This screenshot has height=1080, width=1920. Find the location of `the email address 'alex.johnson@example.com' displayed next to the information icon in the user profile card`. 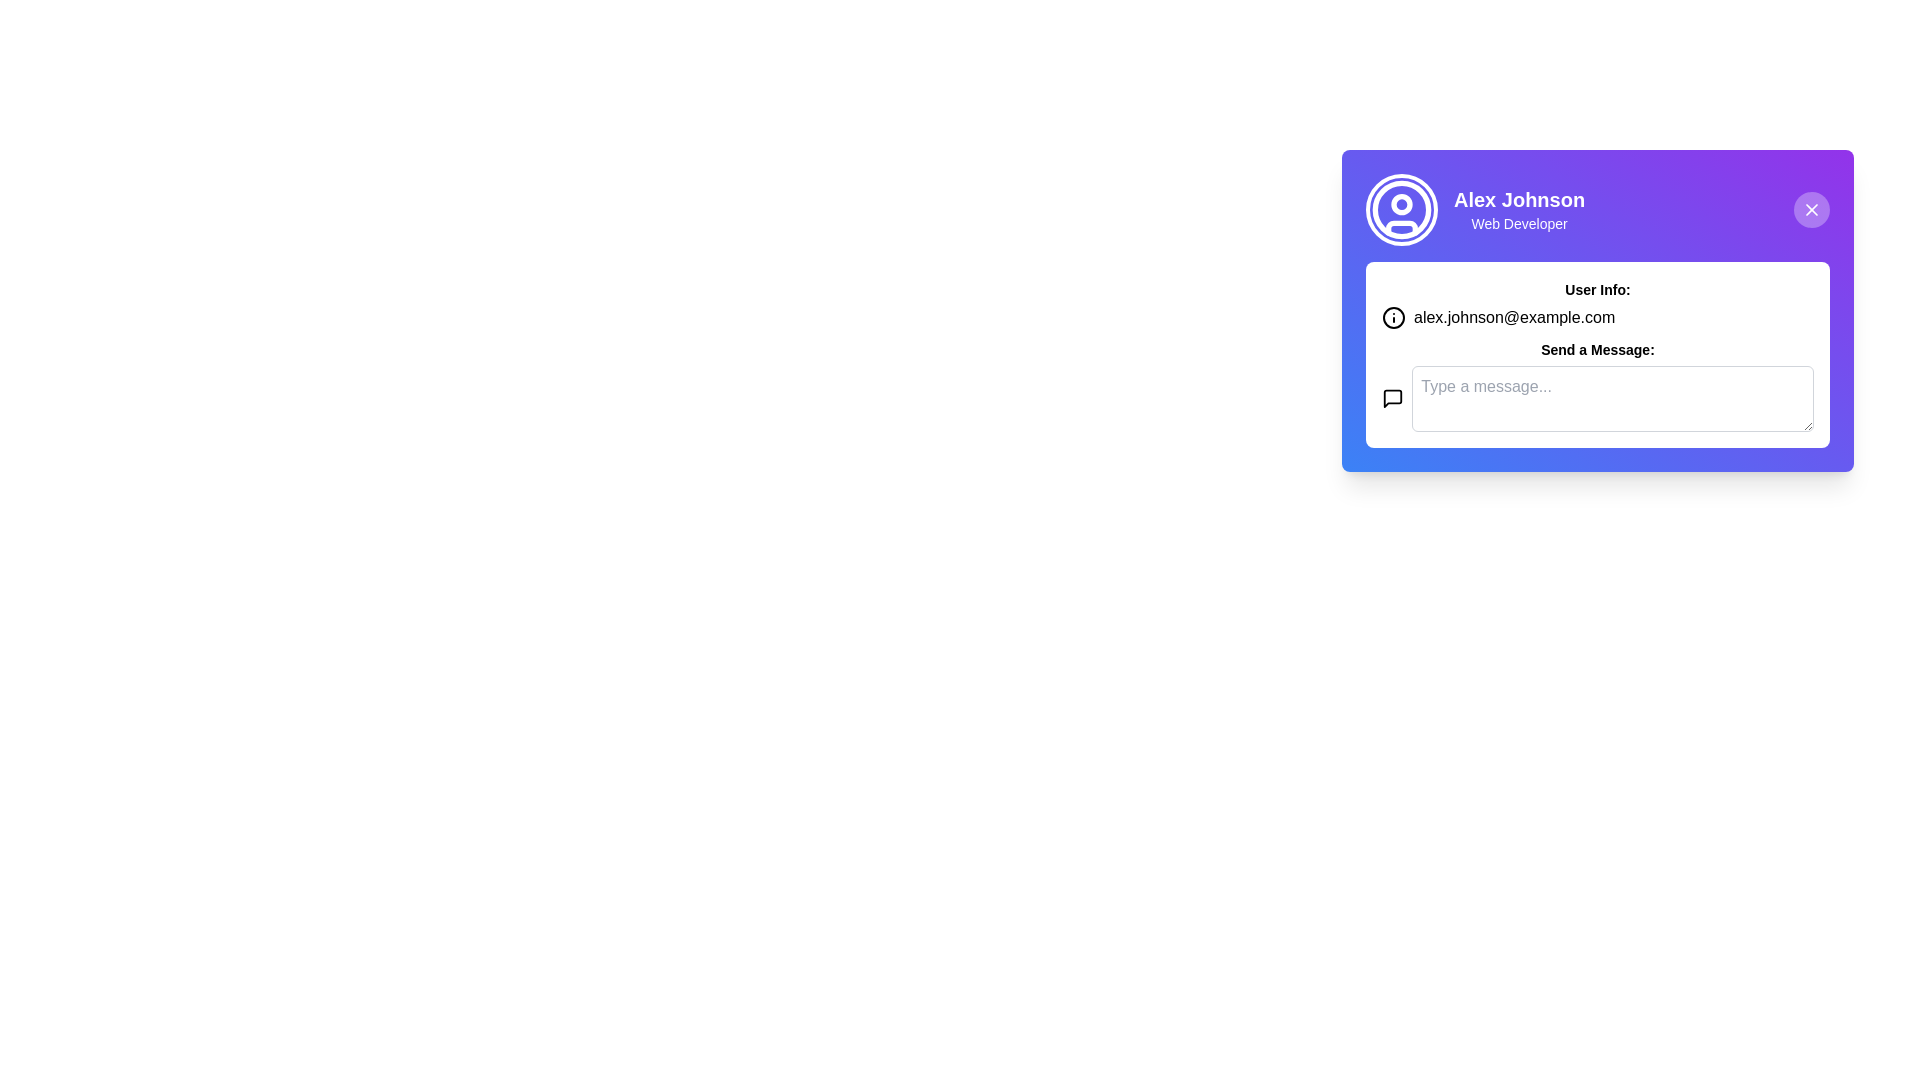

the email address 'alex.johnson@example.com' displayed next to the information icon in the user profile card is located at coordinates (1597, 316).